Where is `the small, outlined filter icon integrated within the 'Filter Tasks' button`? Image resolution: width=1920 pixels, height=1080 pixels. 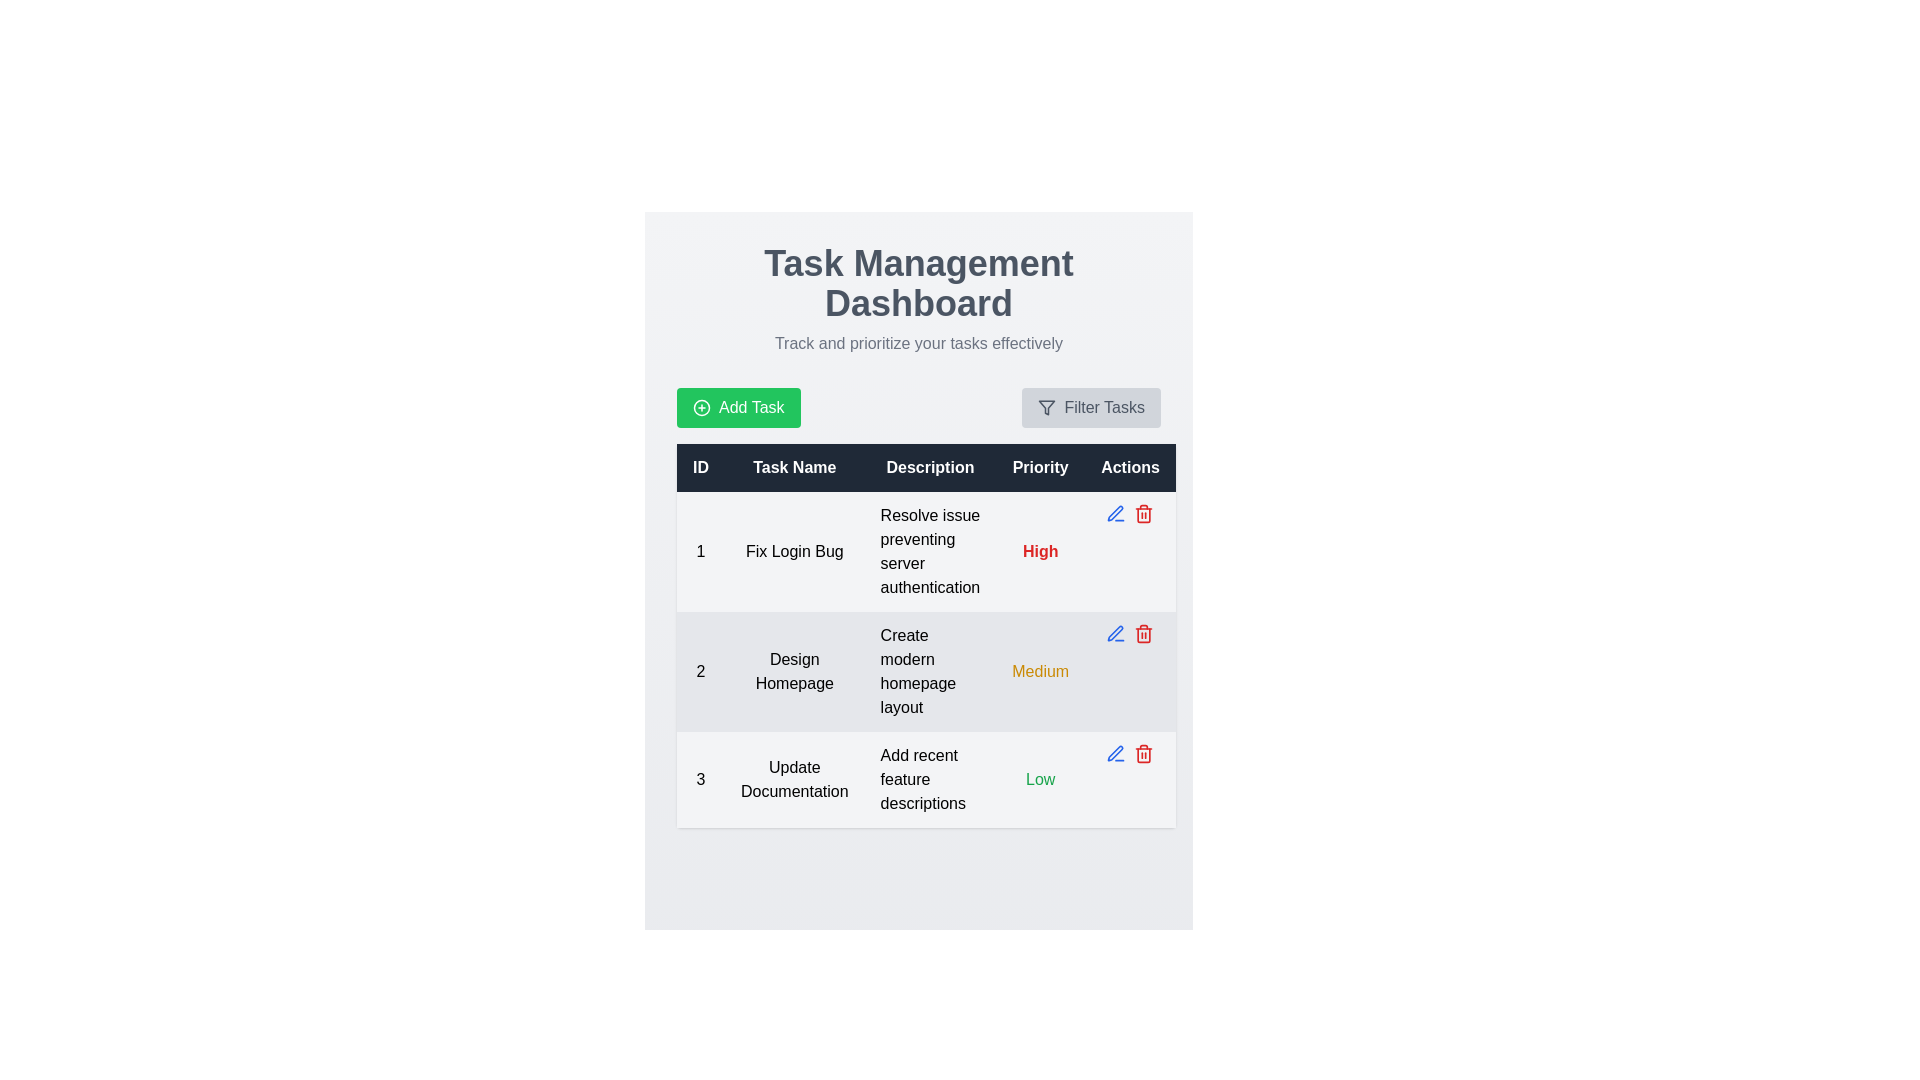
the small, outlined filter icon integrated within the 'Filter Tasks' button is located at coordinates (1046, 407).